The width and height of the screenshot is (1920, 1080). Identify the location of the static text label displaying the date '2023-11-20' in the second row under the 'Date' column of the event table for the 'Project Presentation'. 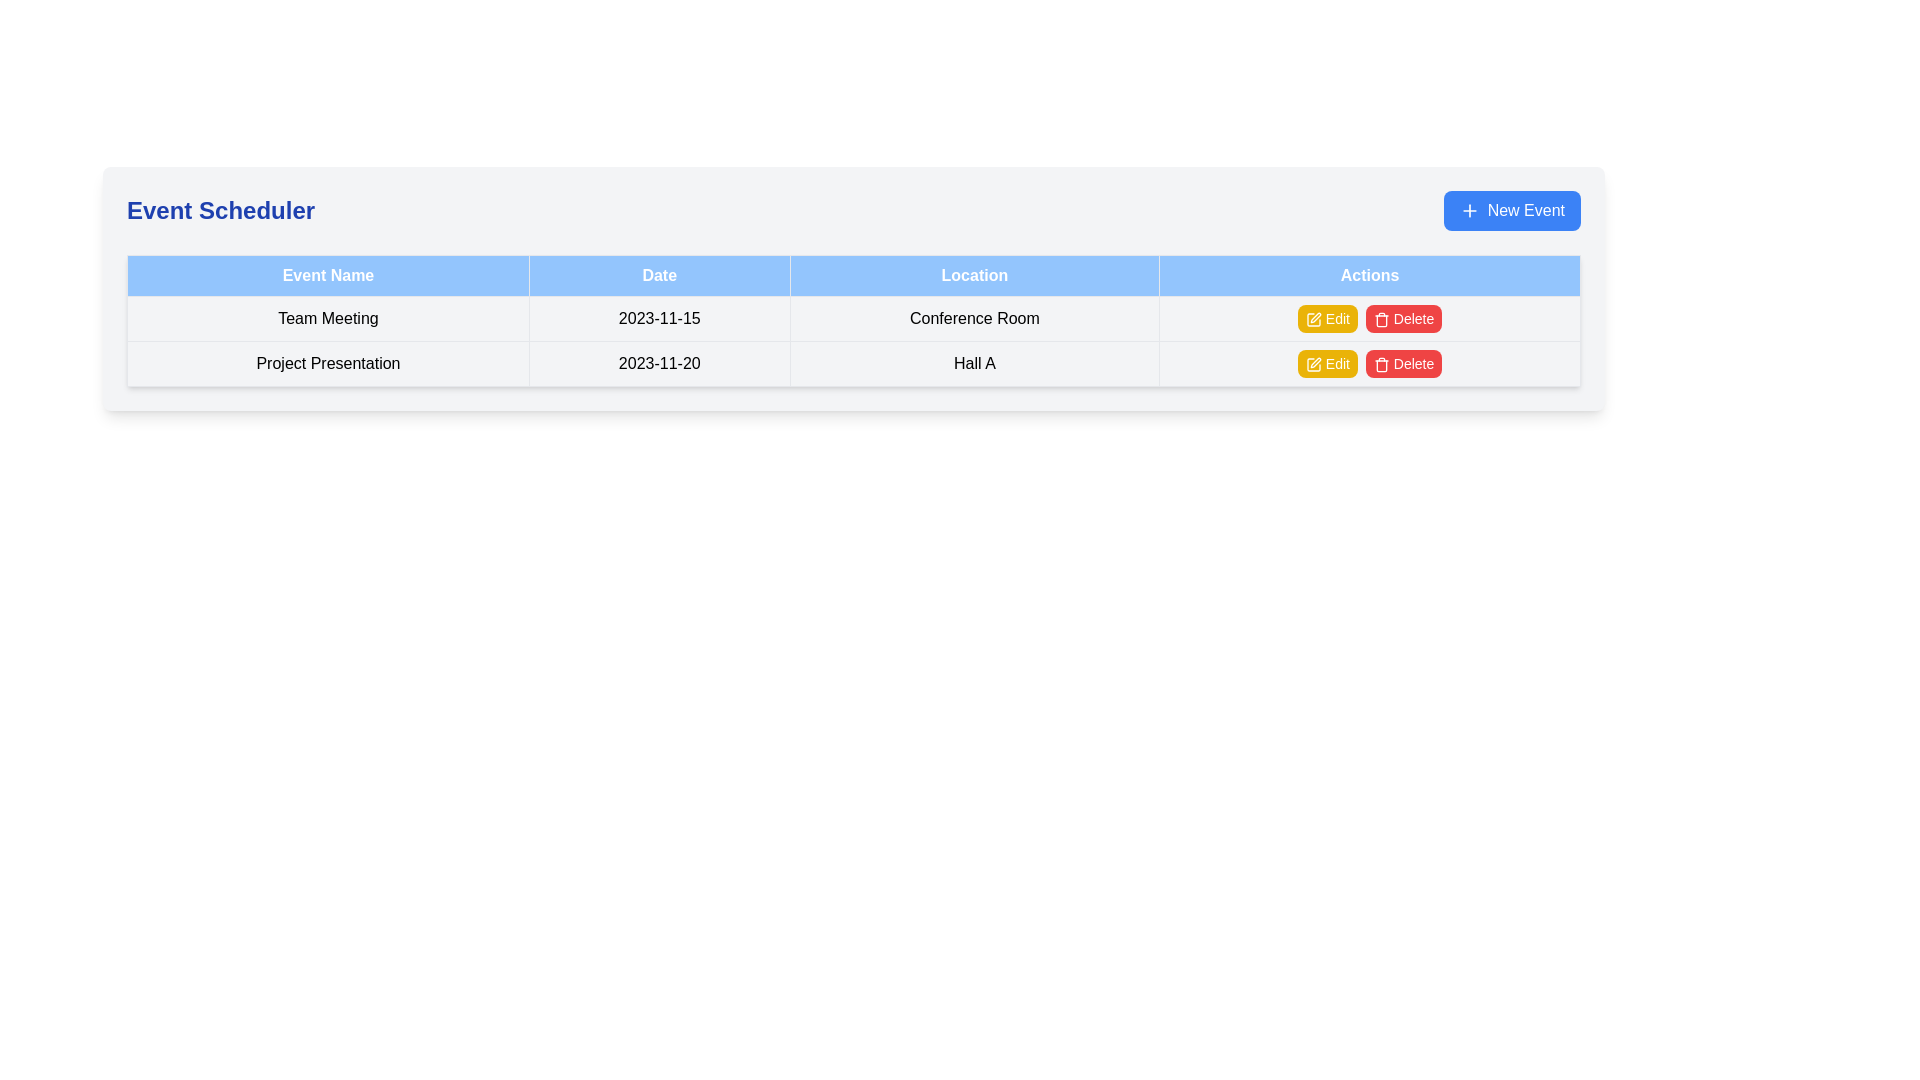
(659, 363).